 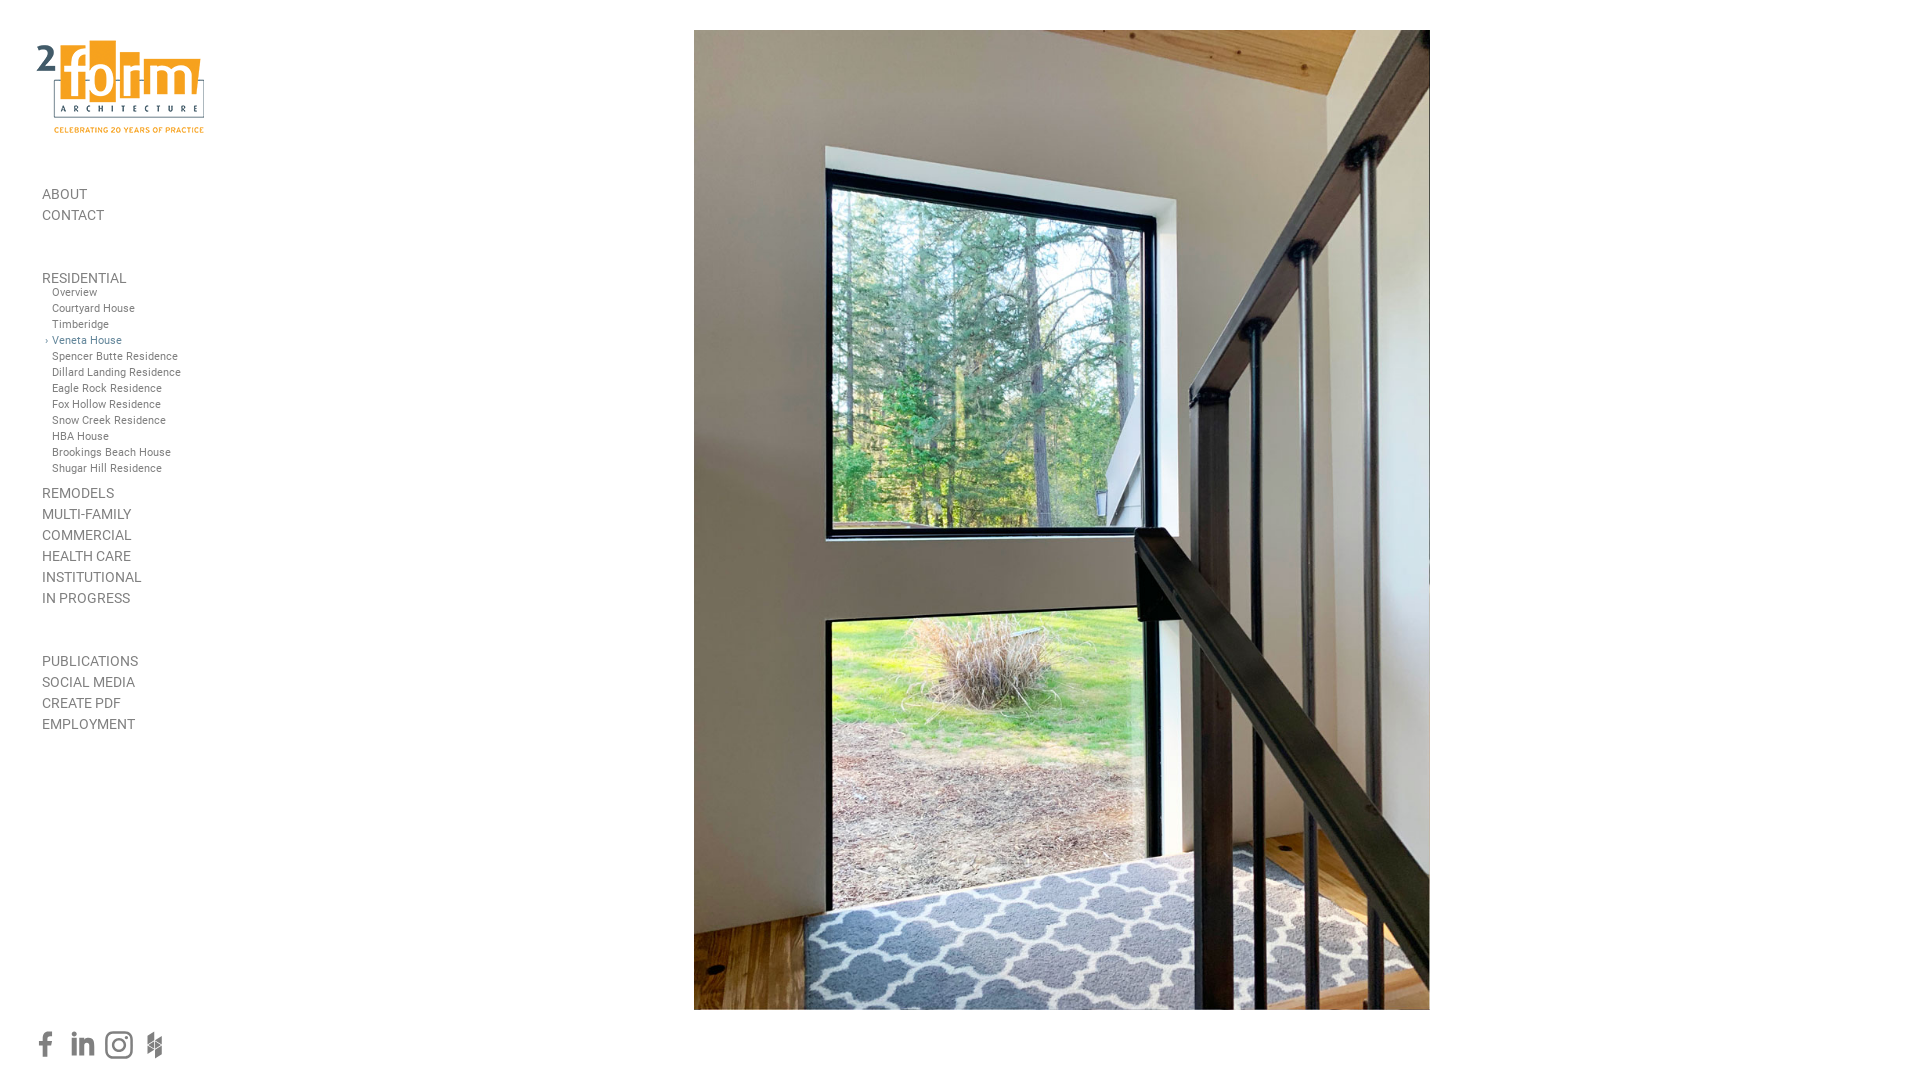 What do you see at coordinates (85, 512) in the screenshot?
I see `'MULTI-FAMILY'` at bounding box center [85, 512].